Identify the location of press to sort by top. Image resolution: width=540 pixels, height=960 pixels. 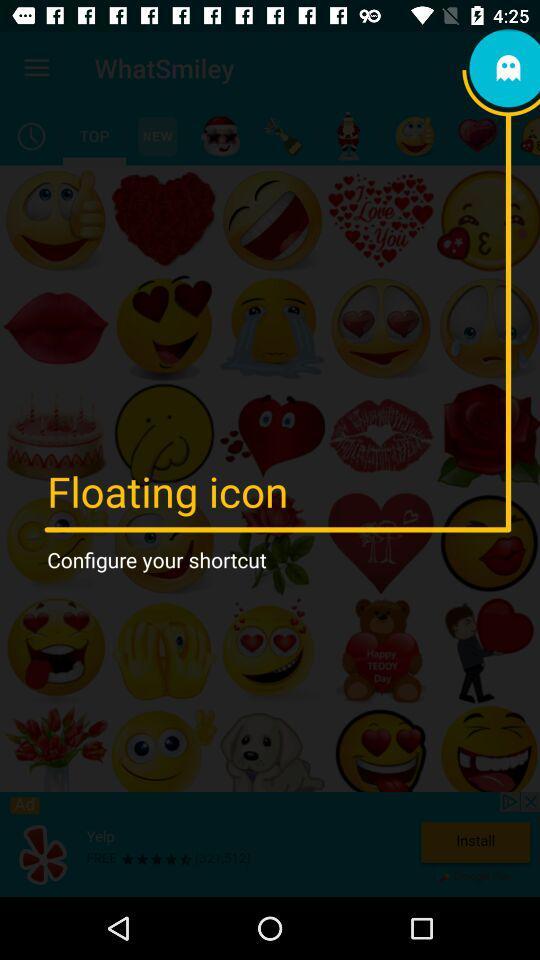
(93, 135).